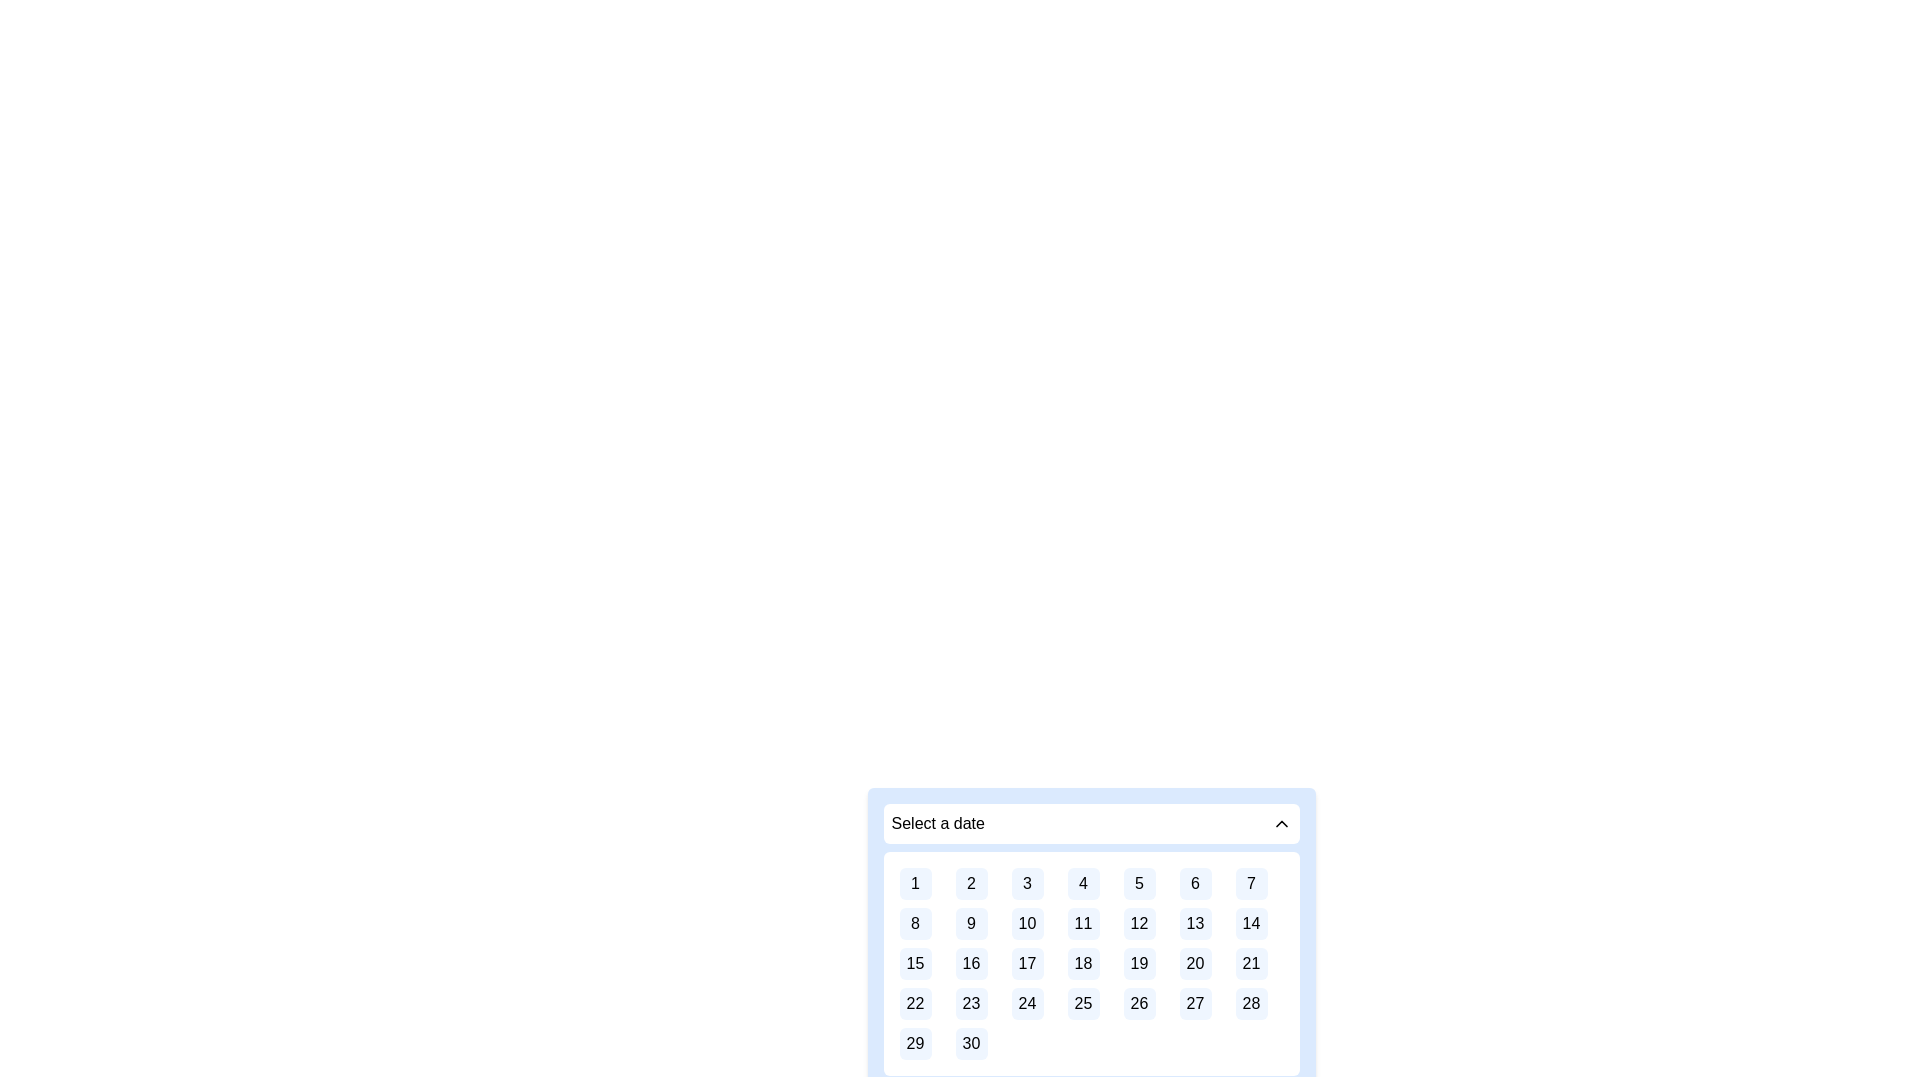  I want to click on the small square button with a light blue background and white border, which contains the centered black text '11', so click(1082, 924).